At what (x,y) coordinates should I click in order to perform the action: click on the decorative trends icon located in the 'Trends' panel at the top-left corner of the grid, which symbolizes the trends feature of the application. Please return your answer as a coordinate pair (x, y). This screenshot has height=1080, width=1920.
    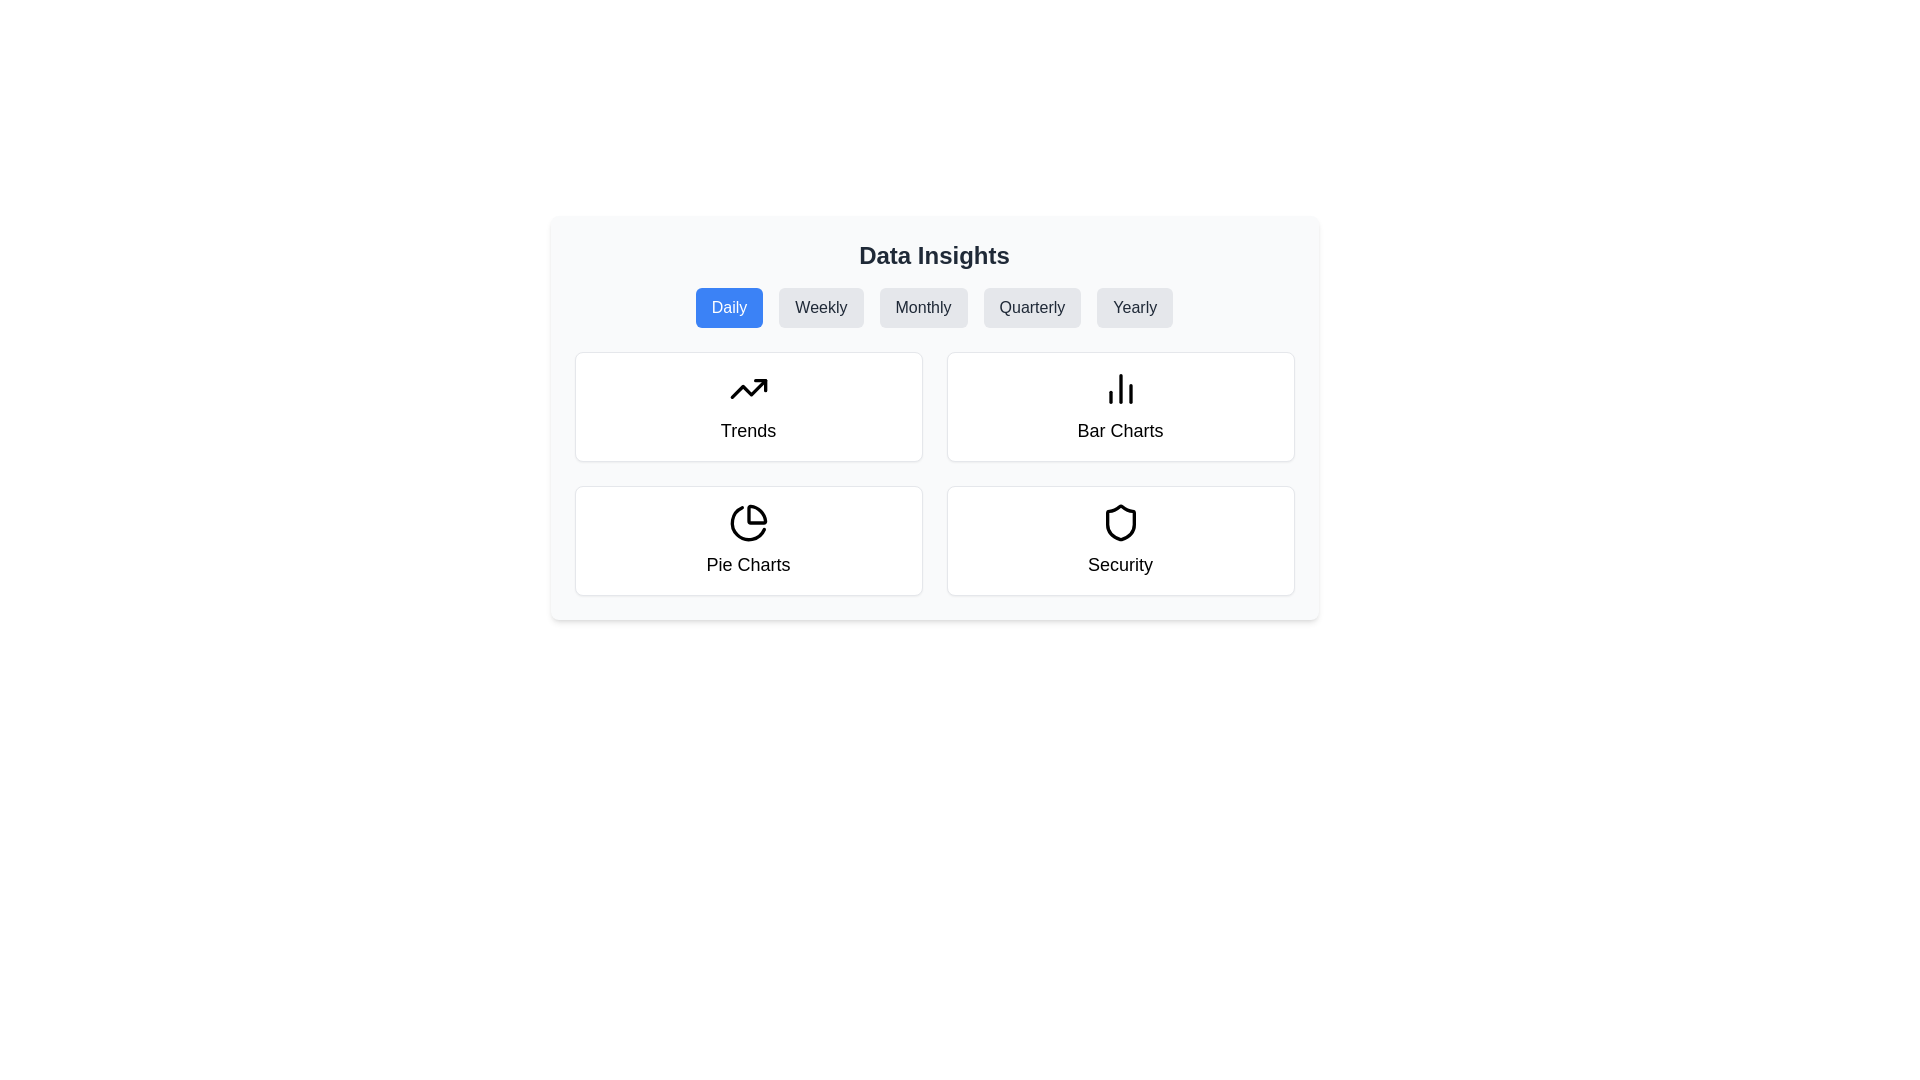
    Looking at the image, I should click on (747, 389).